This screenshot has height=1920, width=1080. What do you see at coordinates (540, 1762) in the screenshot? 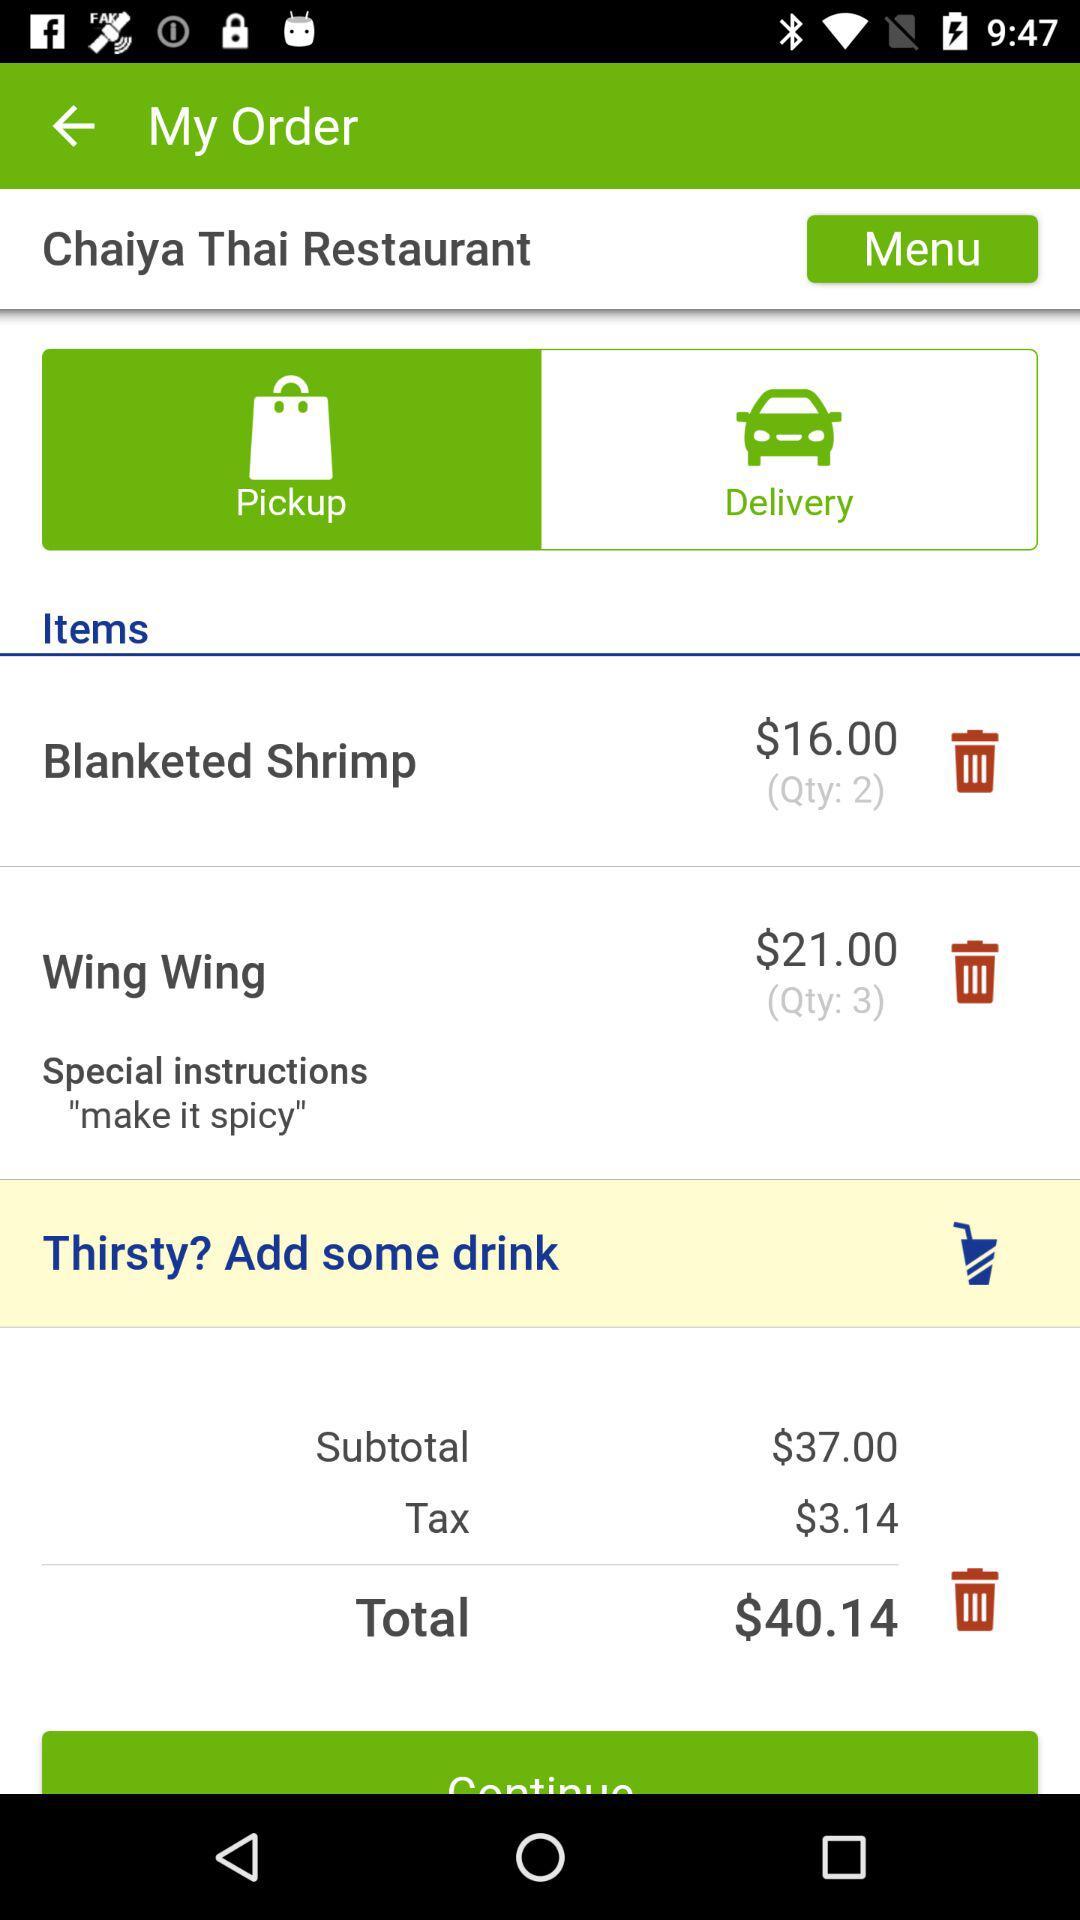
I see `continue icon` at bounding box center [540, 1762].